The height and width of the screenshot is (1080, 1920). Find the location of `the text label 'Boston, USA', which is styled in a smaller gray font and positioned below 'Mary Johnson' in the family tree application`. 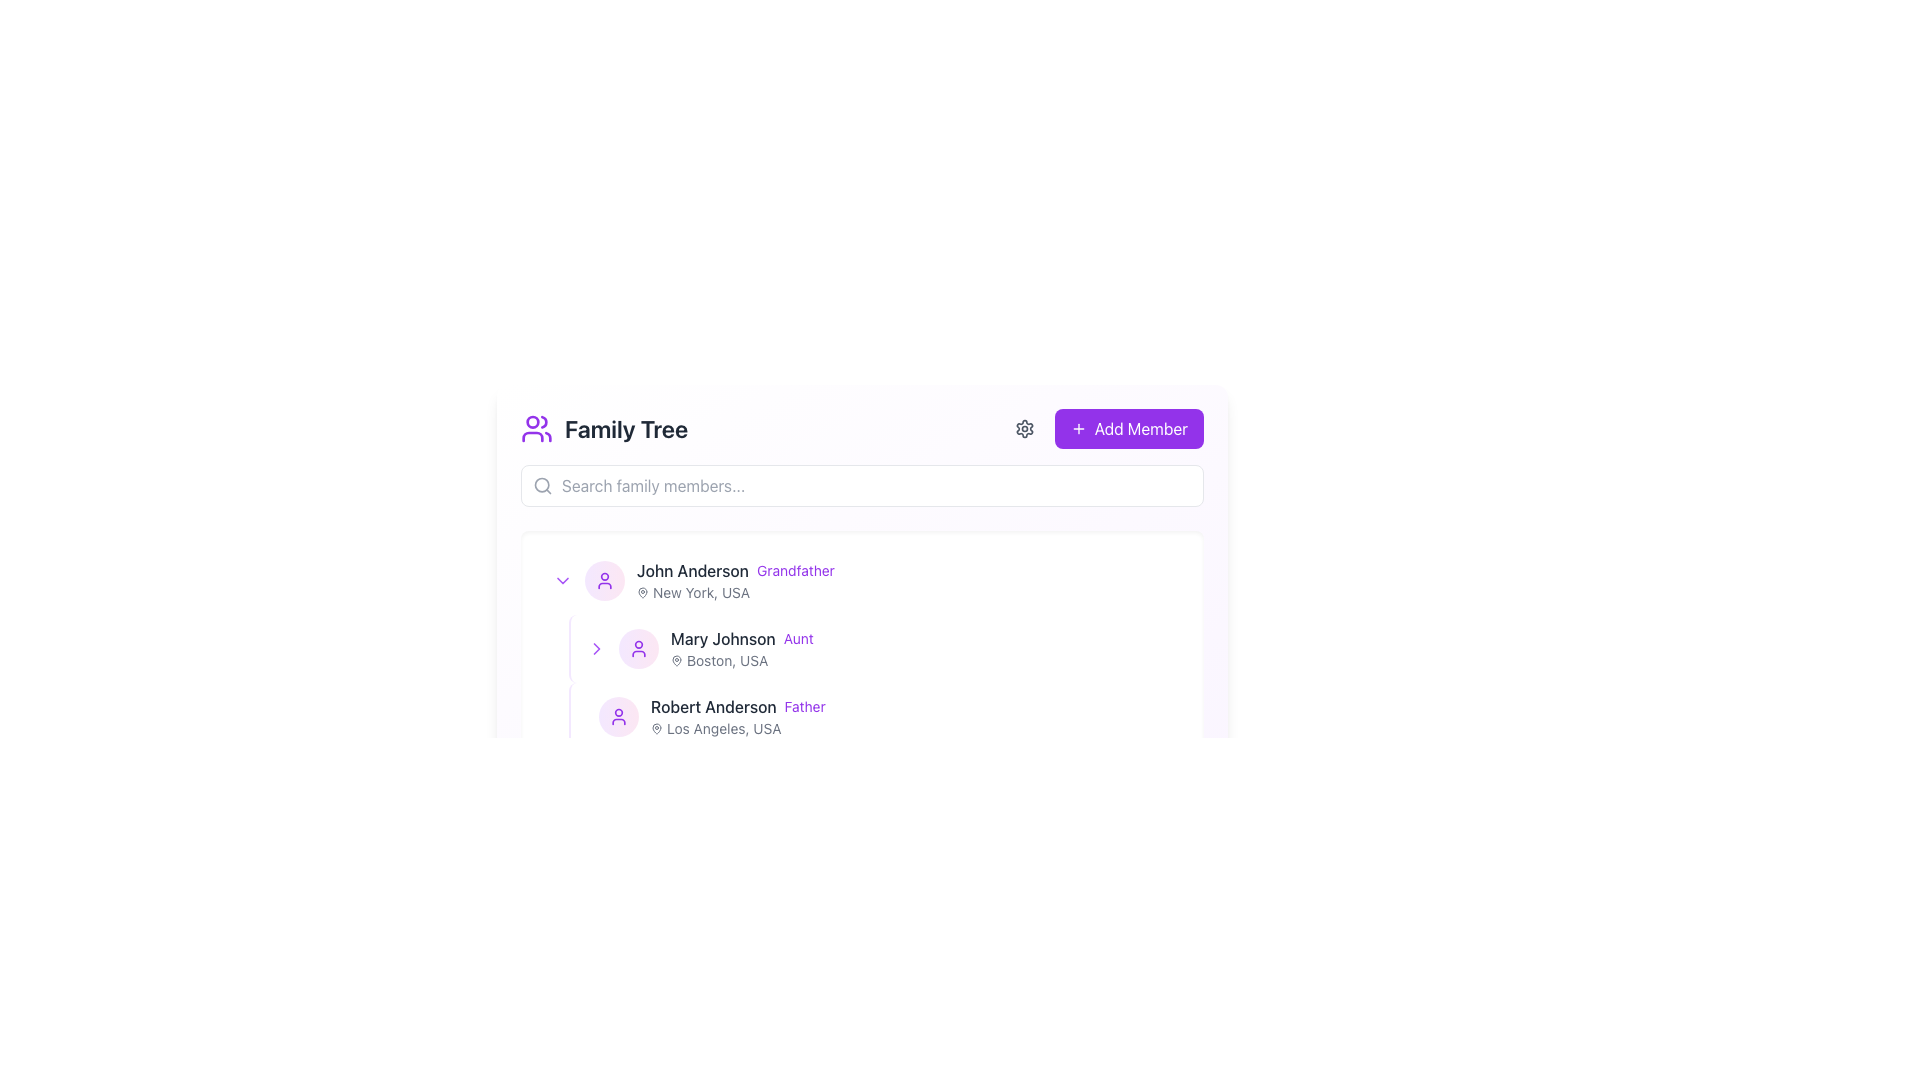

the text label 'Boston, USA', which is styled in a smaller gray font and positioned below 'Mary Johnson' in the family tree application is located at coordinates (726, 660).